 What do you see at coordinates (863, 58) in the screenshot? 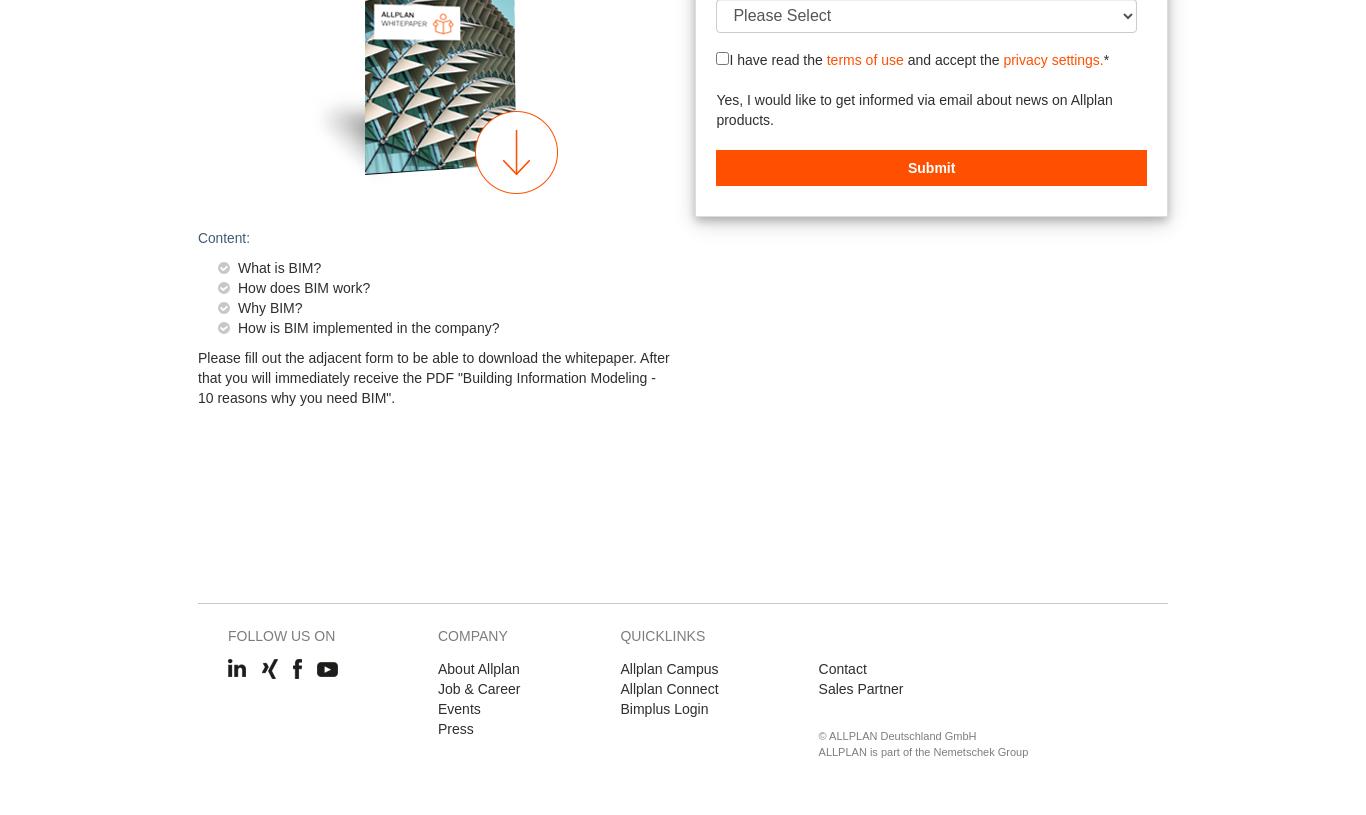
I see `'terms of use'` at bounding box center [863, 58].